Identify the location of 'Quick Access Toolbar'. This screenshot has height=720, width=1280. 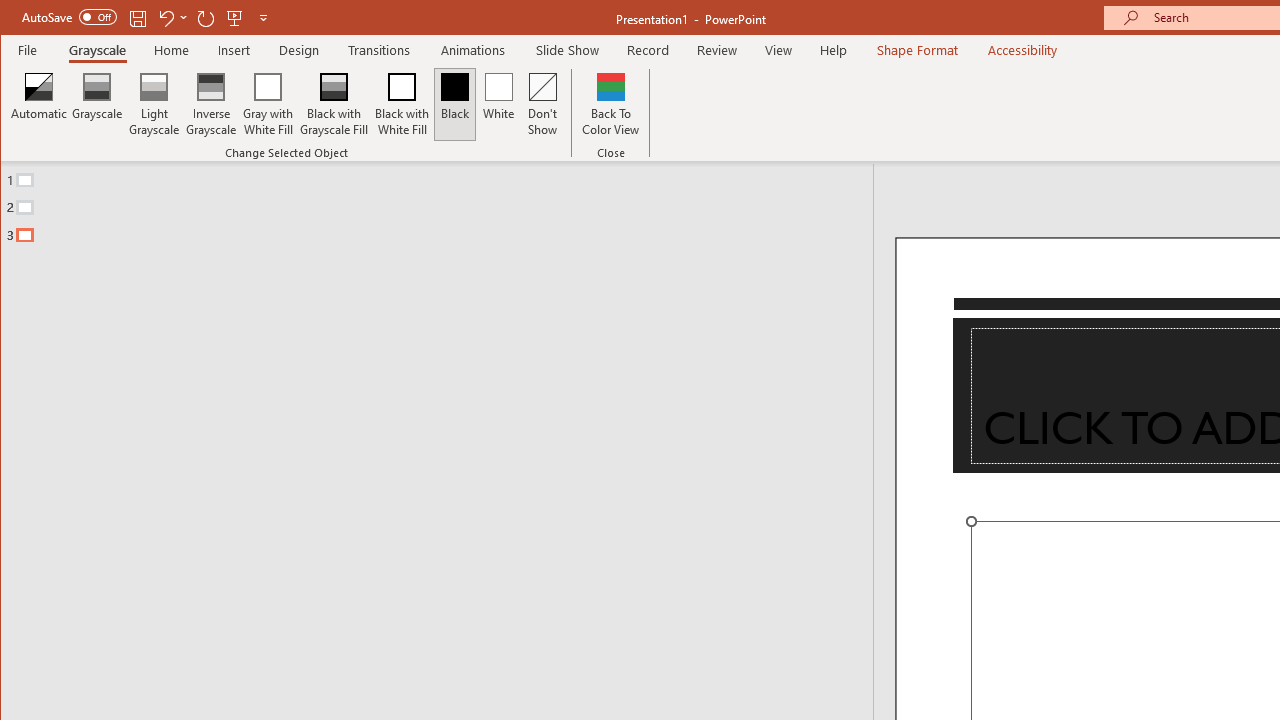
(145, 18).